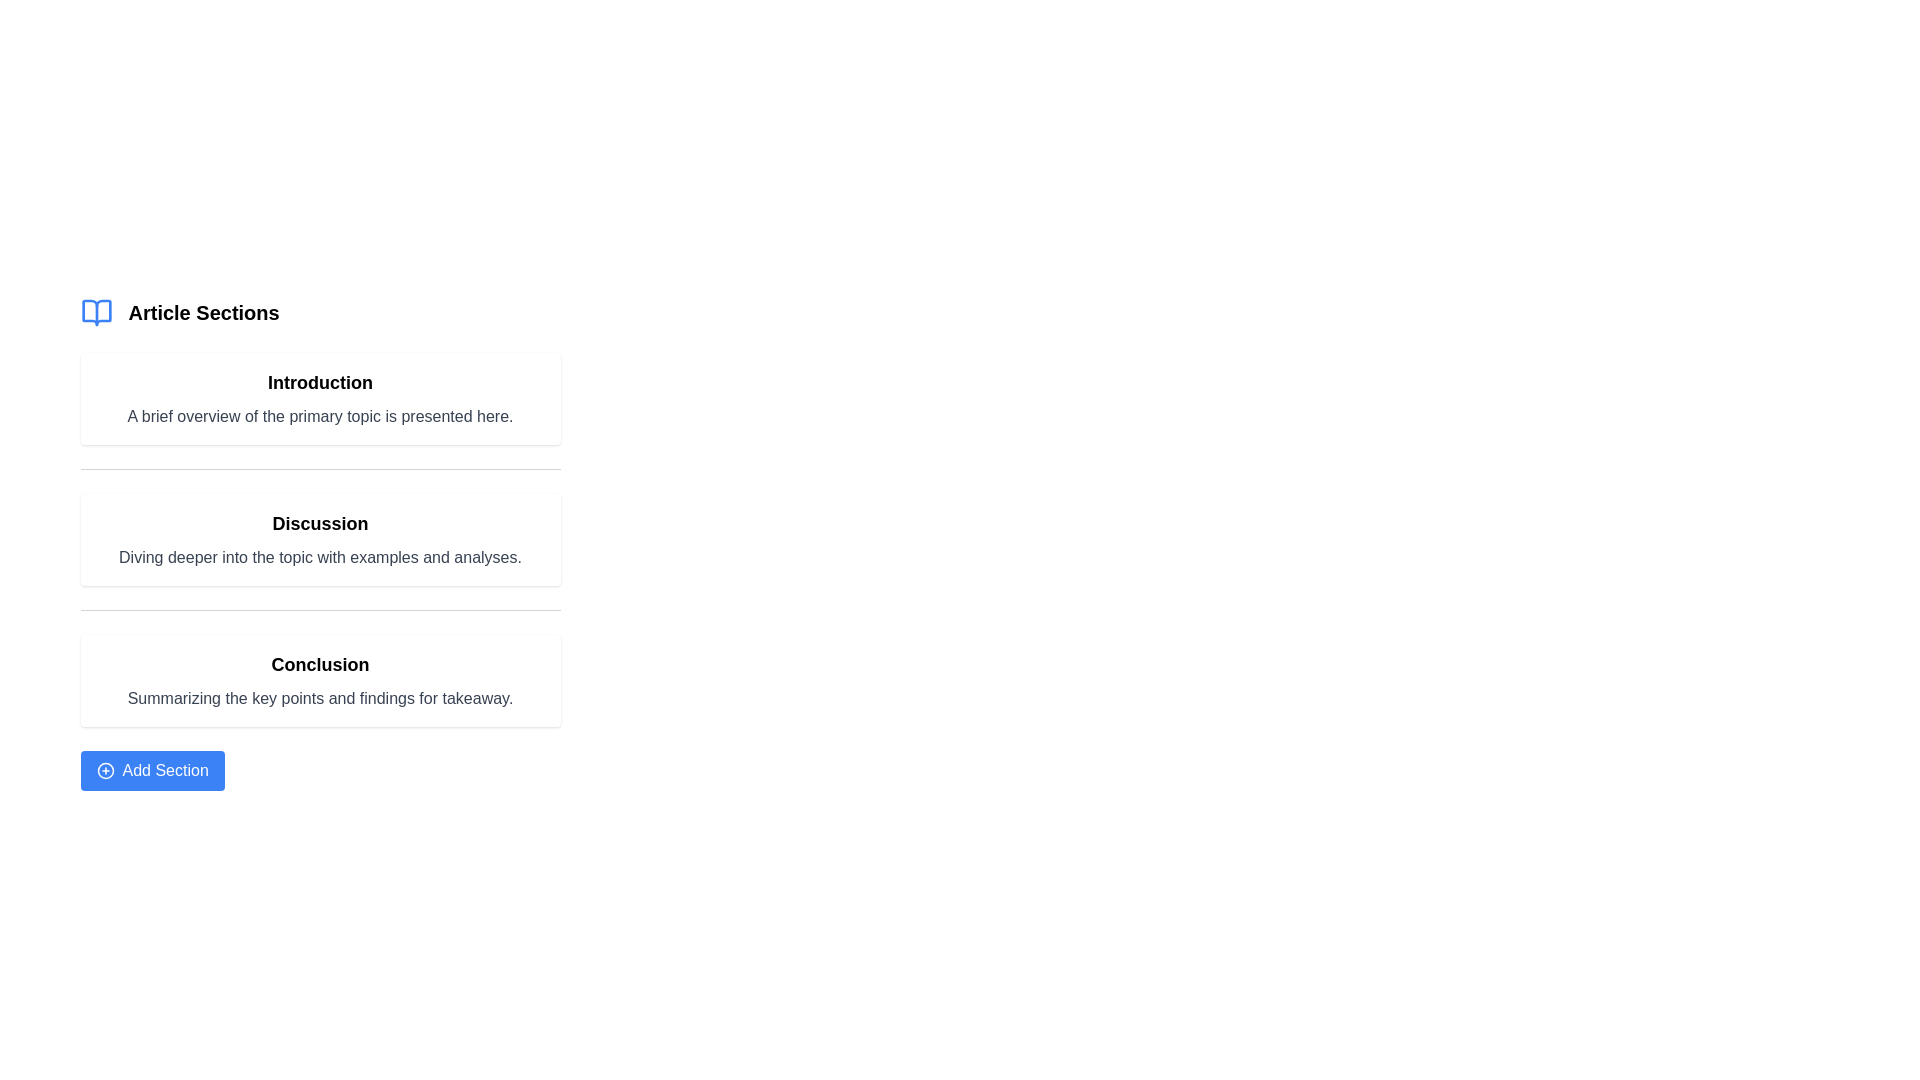 The width and height of the screenshot is (1920, 1080). I want to click on the horizontal gray separator line positioned between the 'Discussion' and 'Conclusion' sections, so click(320, 609).